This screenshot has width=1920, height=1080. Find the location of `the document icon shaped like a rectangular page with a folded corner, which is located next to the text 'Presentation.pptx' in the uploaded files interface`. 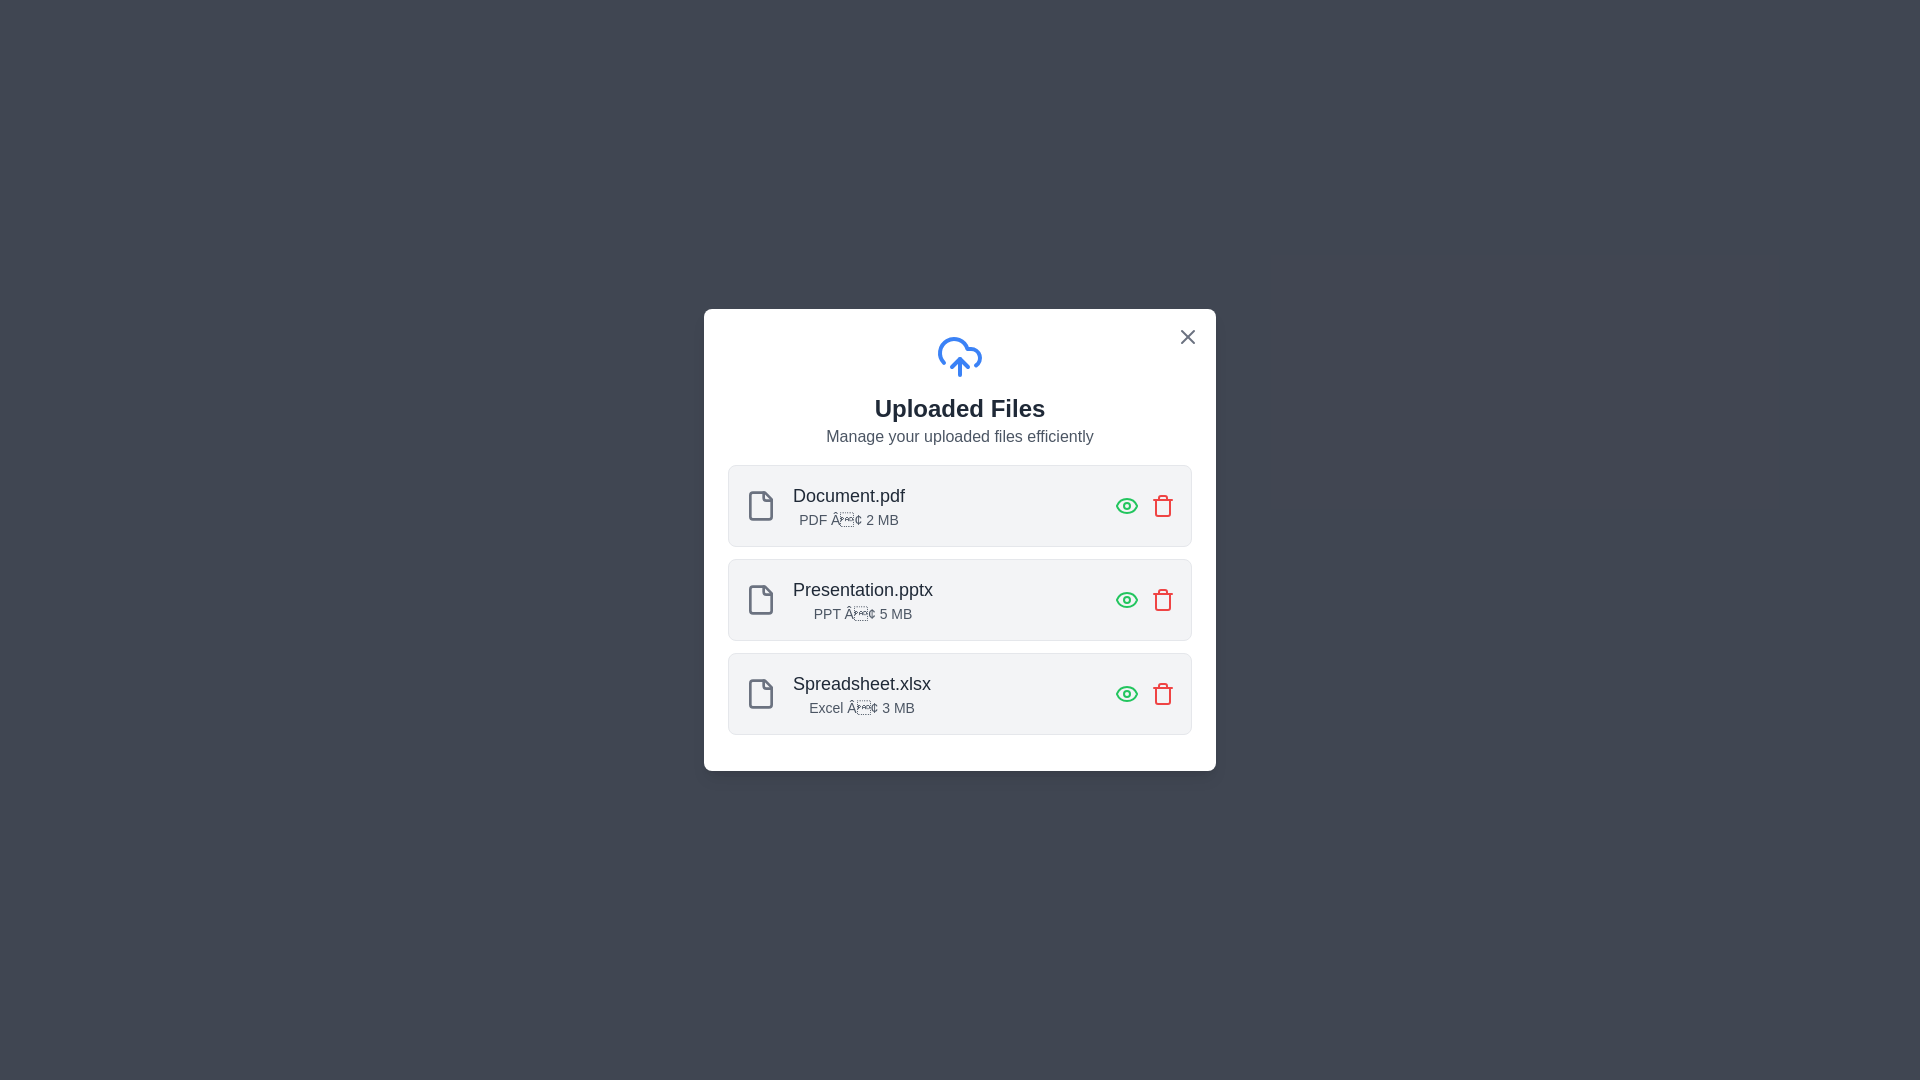

the document icon shaped like a rectangular page with a folded corner, which is located next to the text 'Presentation.pptx' in the uploaded files interface is located at coordinates (760, 599).